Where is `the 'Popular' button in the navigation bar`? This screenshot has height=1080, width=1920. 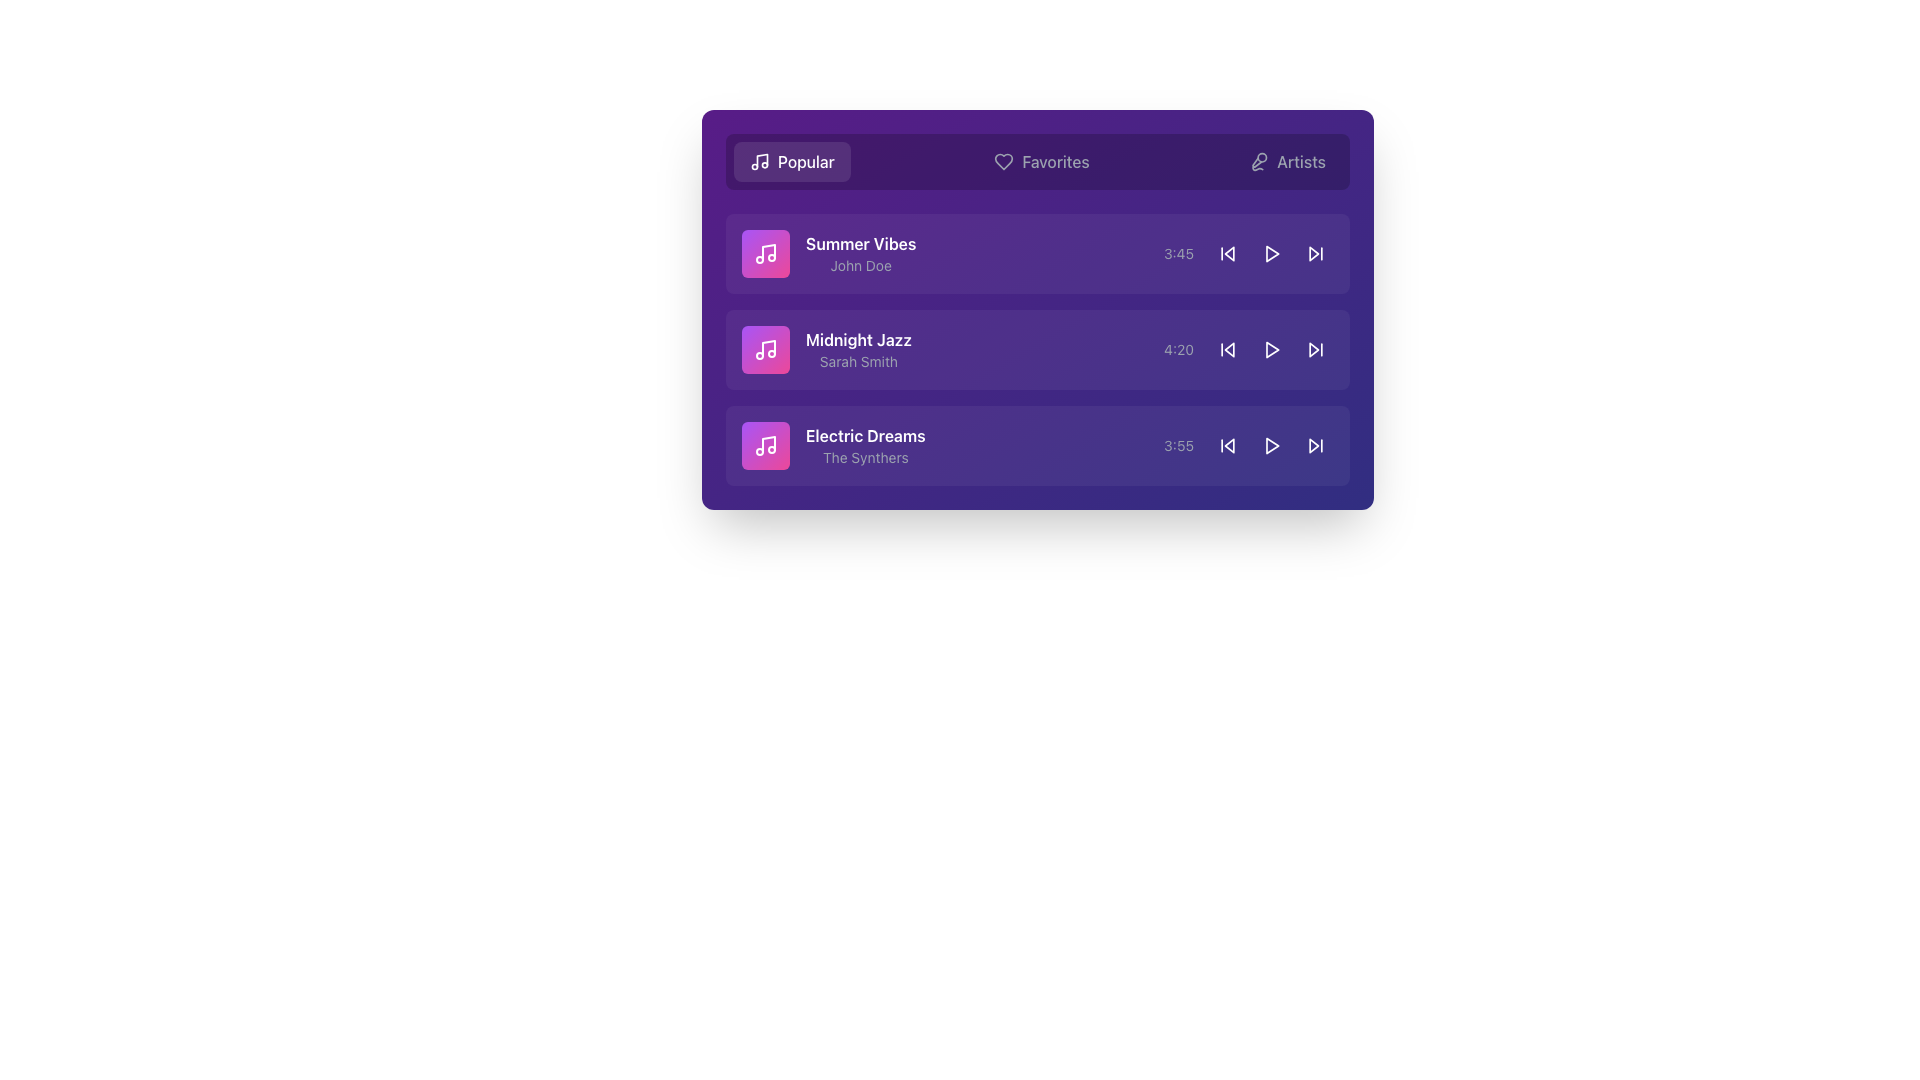
the 'Popular' button in the navigation bar is located at coordinates (791, 161).